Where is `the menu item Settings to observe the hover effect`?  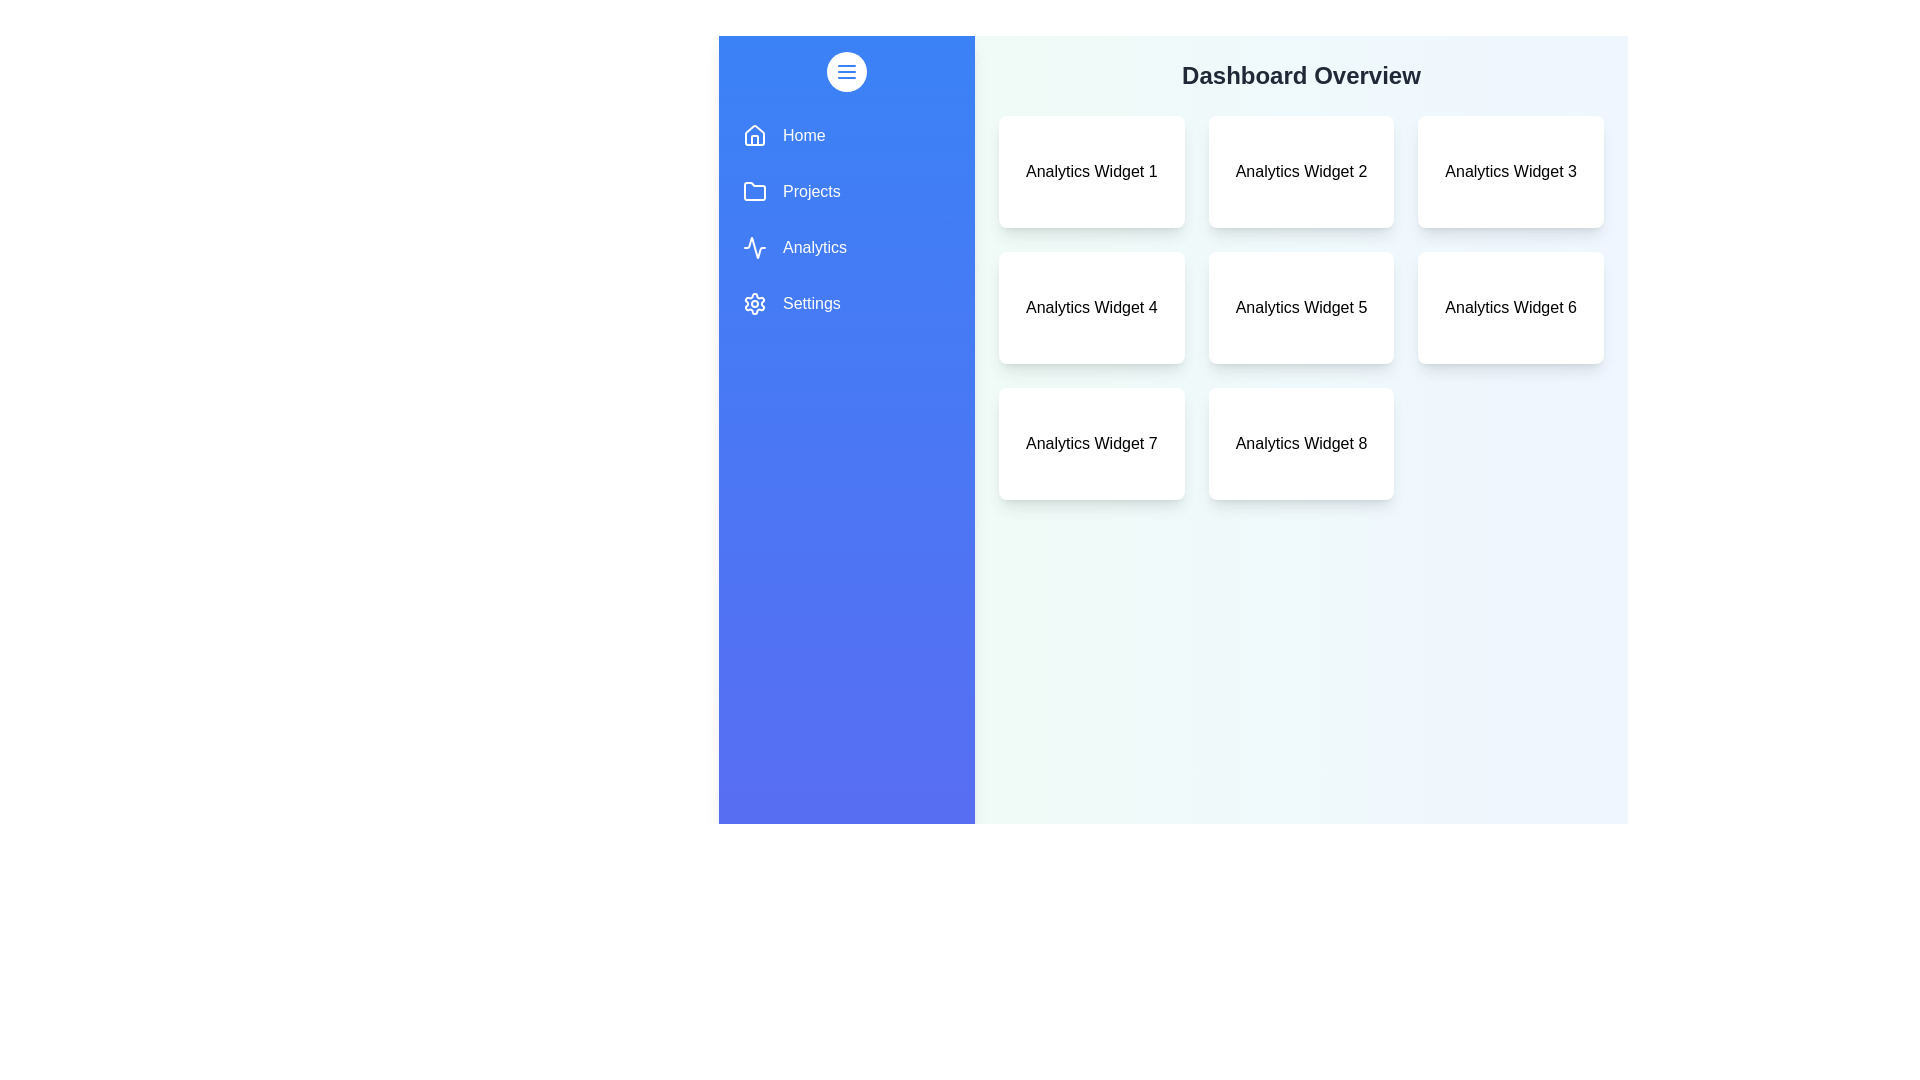 the menu item Settings to observe the hover effect is located at coordinates (846, 304).